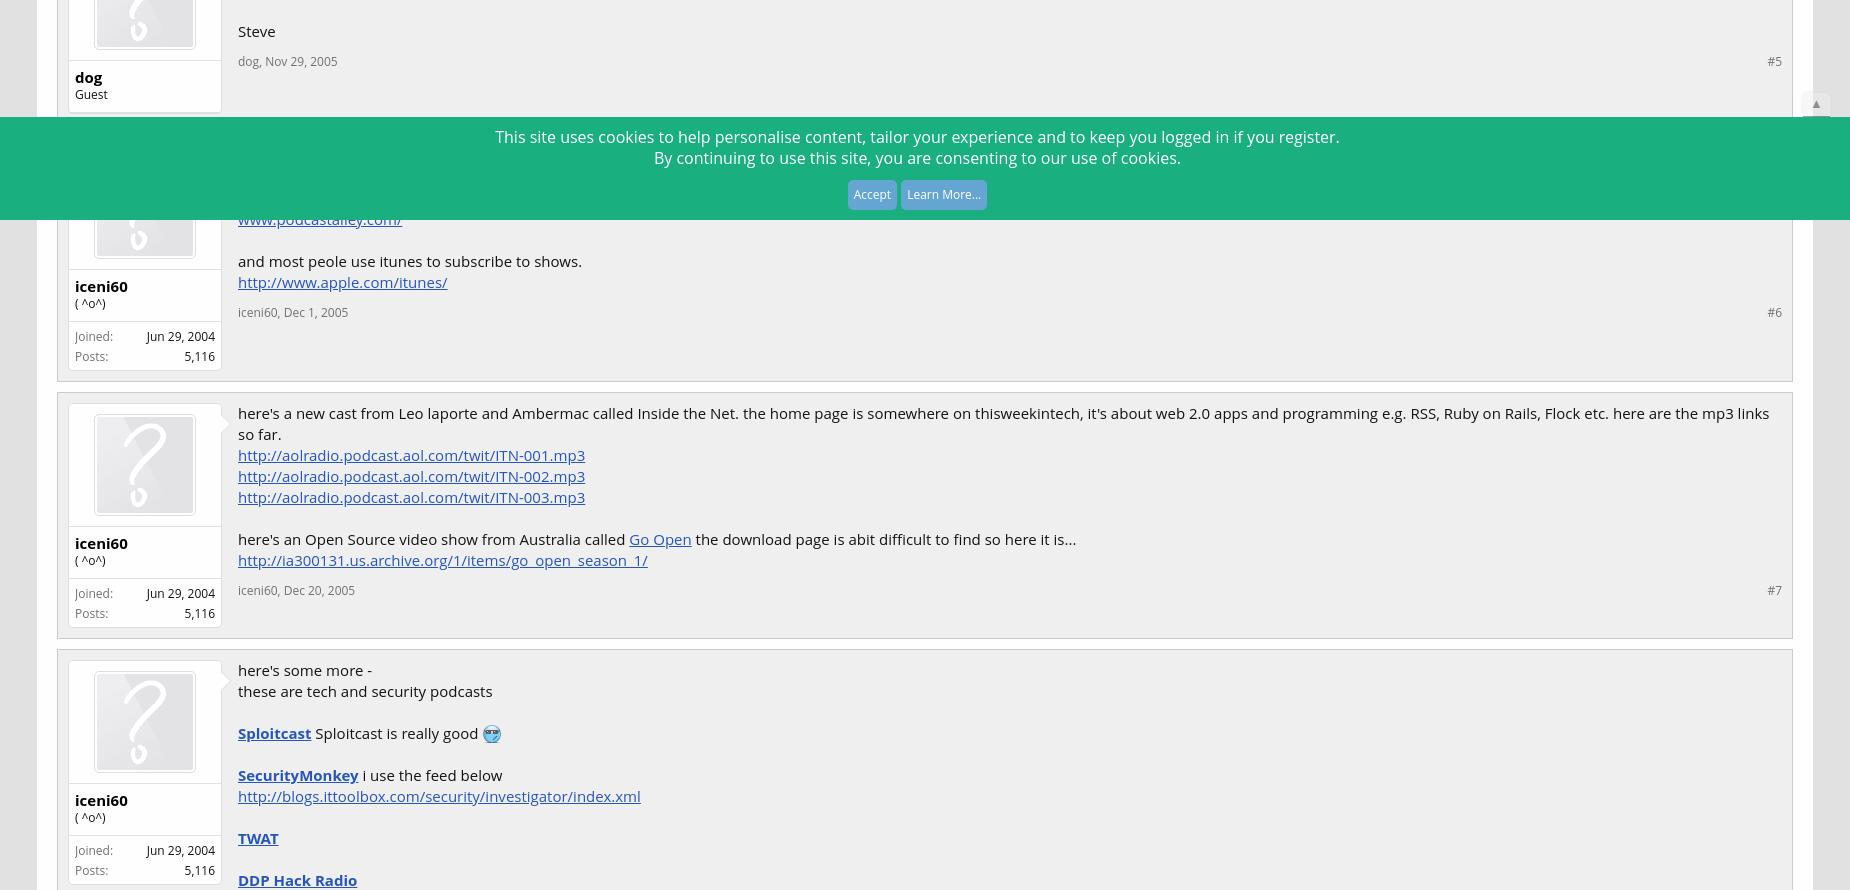  Describe the element at coordinates (395, 732) in the screenshot. I see `'Sploitcast is really good'` at that location.